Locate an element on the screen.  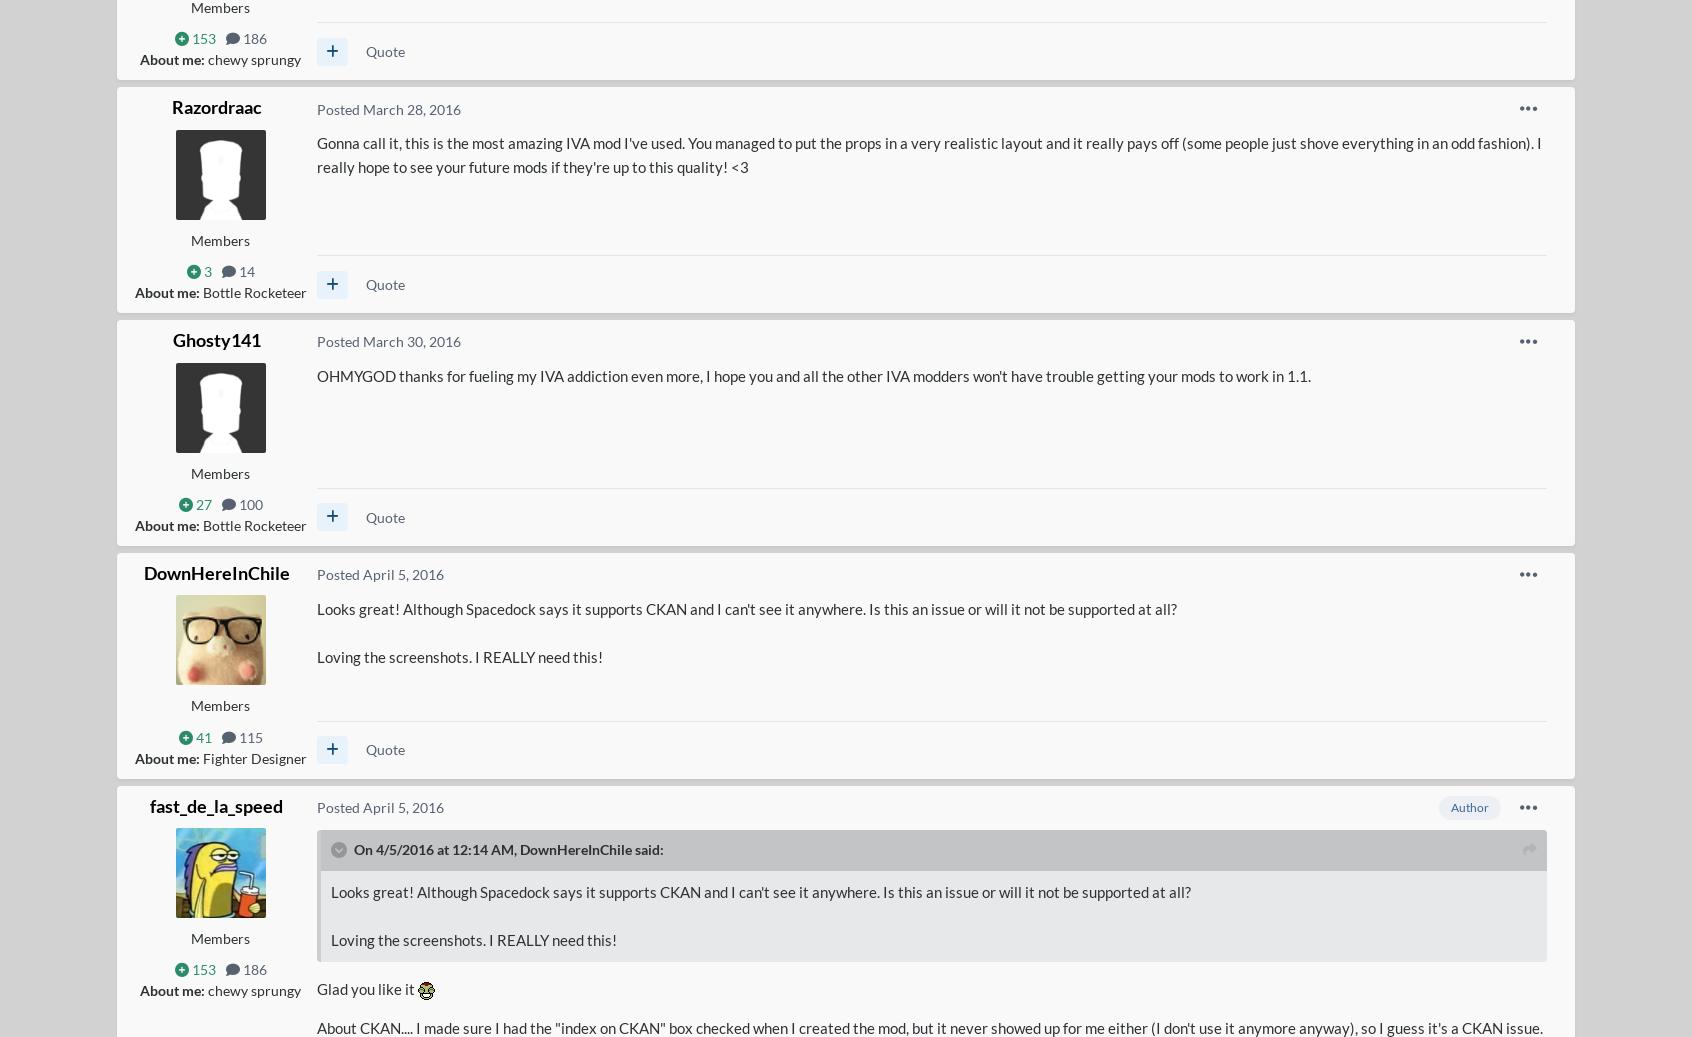
'March 28, 2016' is located at coordinates (410, 107).